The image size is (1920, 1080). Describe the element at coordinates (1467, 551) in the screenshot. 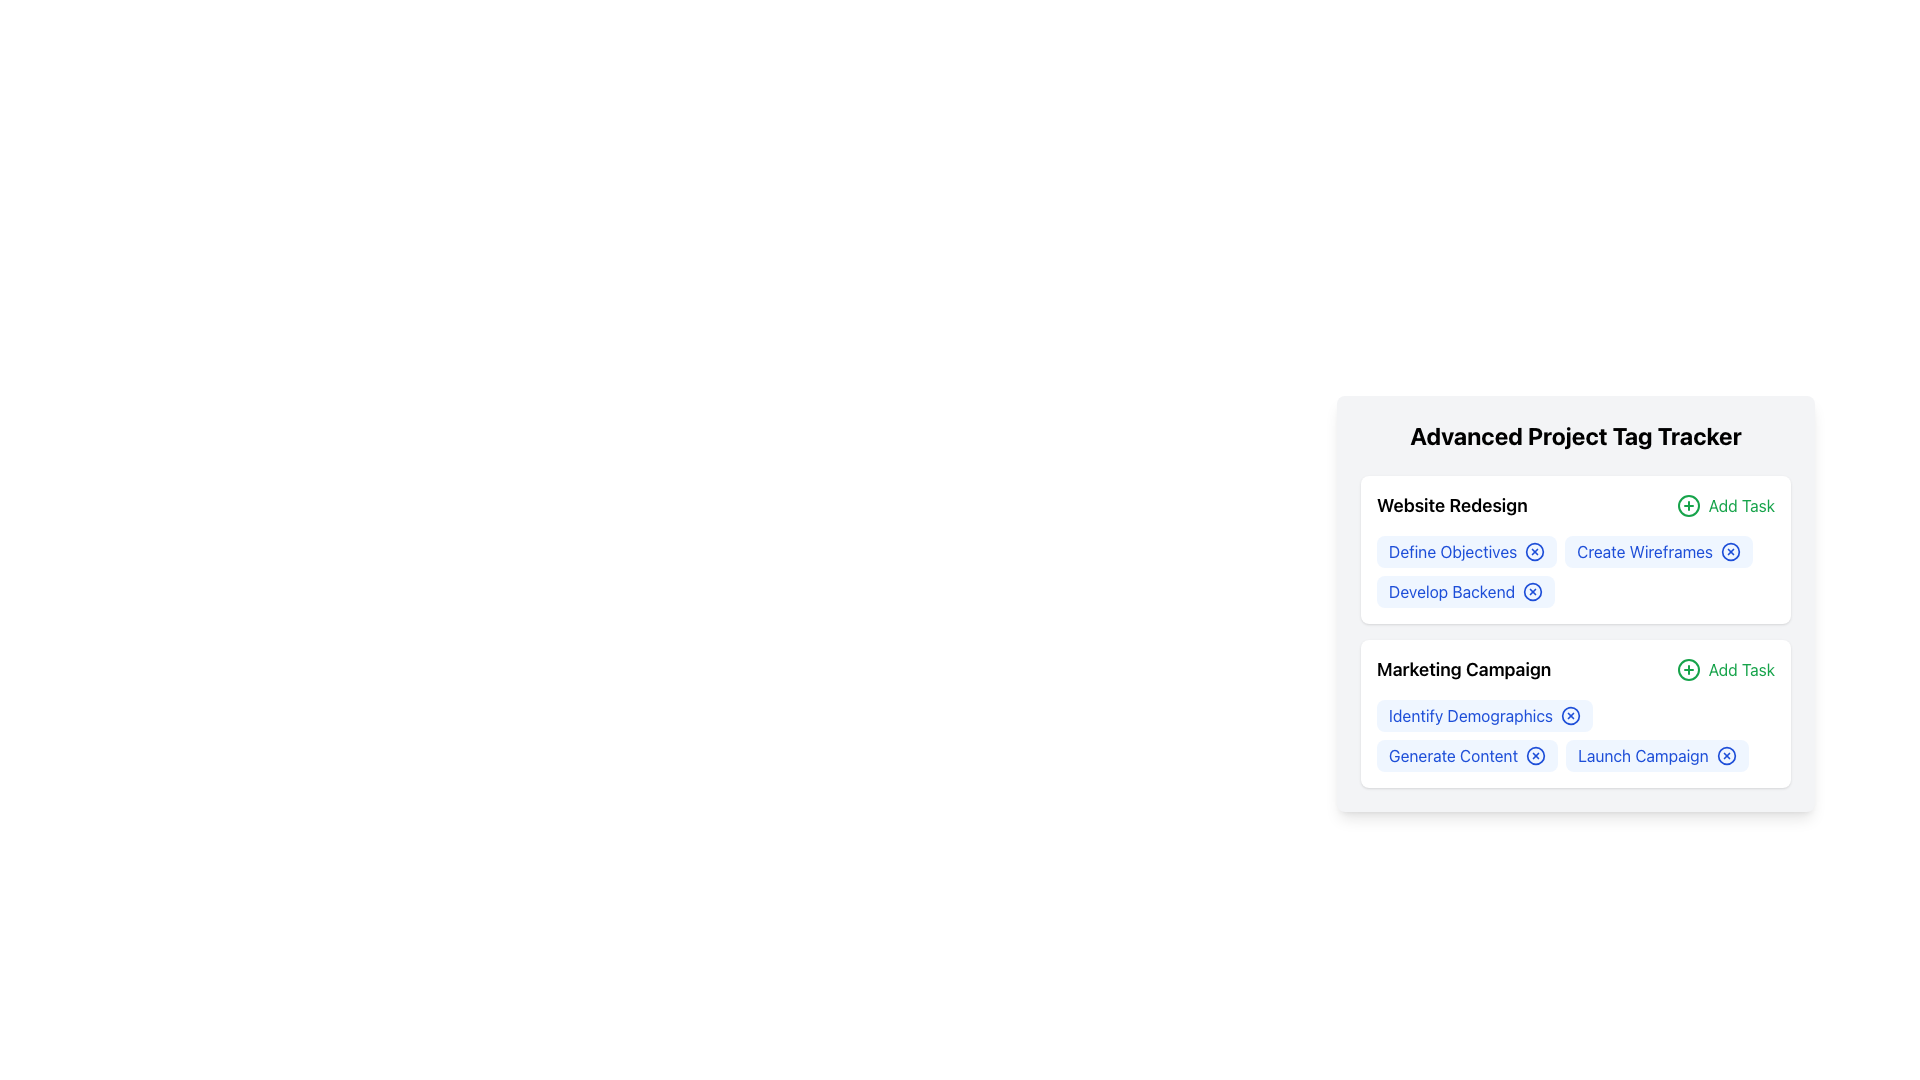

I see `the 'Define Objectives' button which is styled with a blue background and rounded corners, located in the upper section of the 'Website Redesign' card` at that location.